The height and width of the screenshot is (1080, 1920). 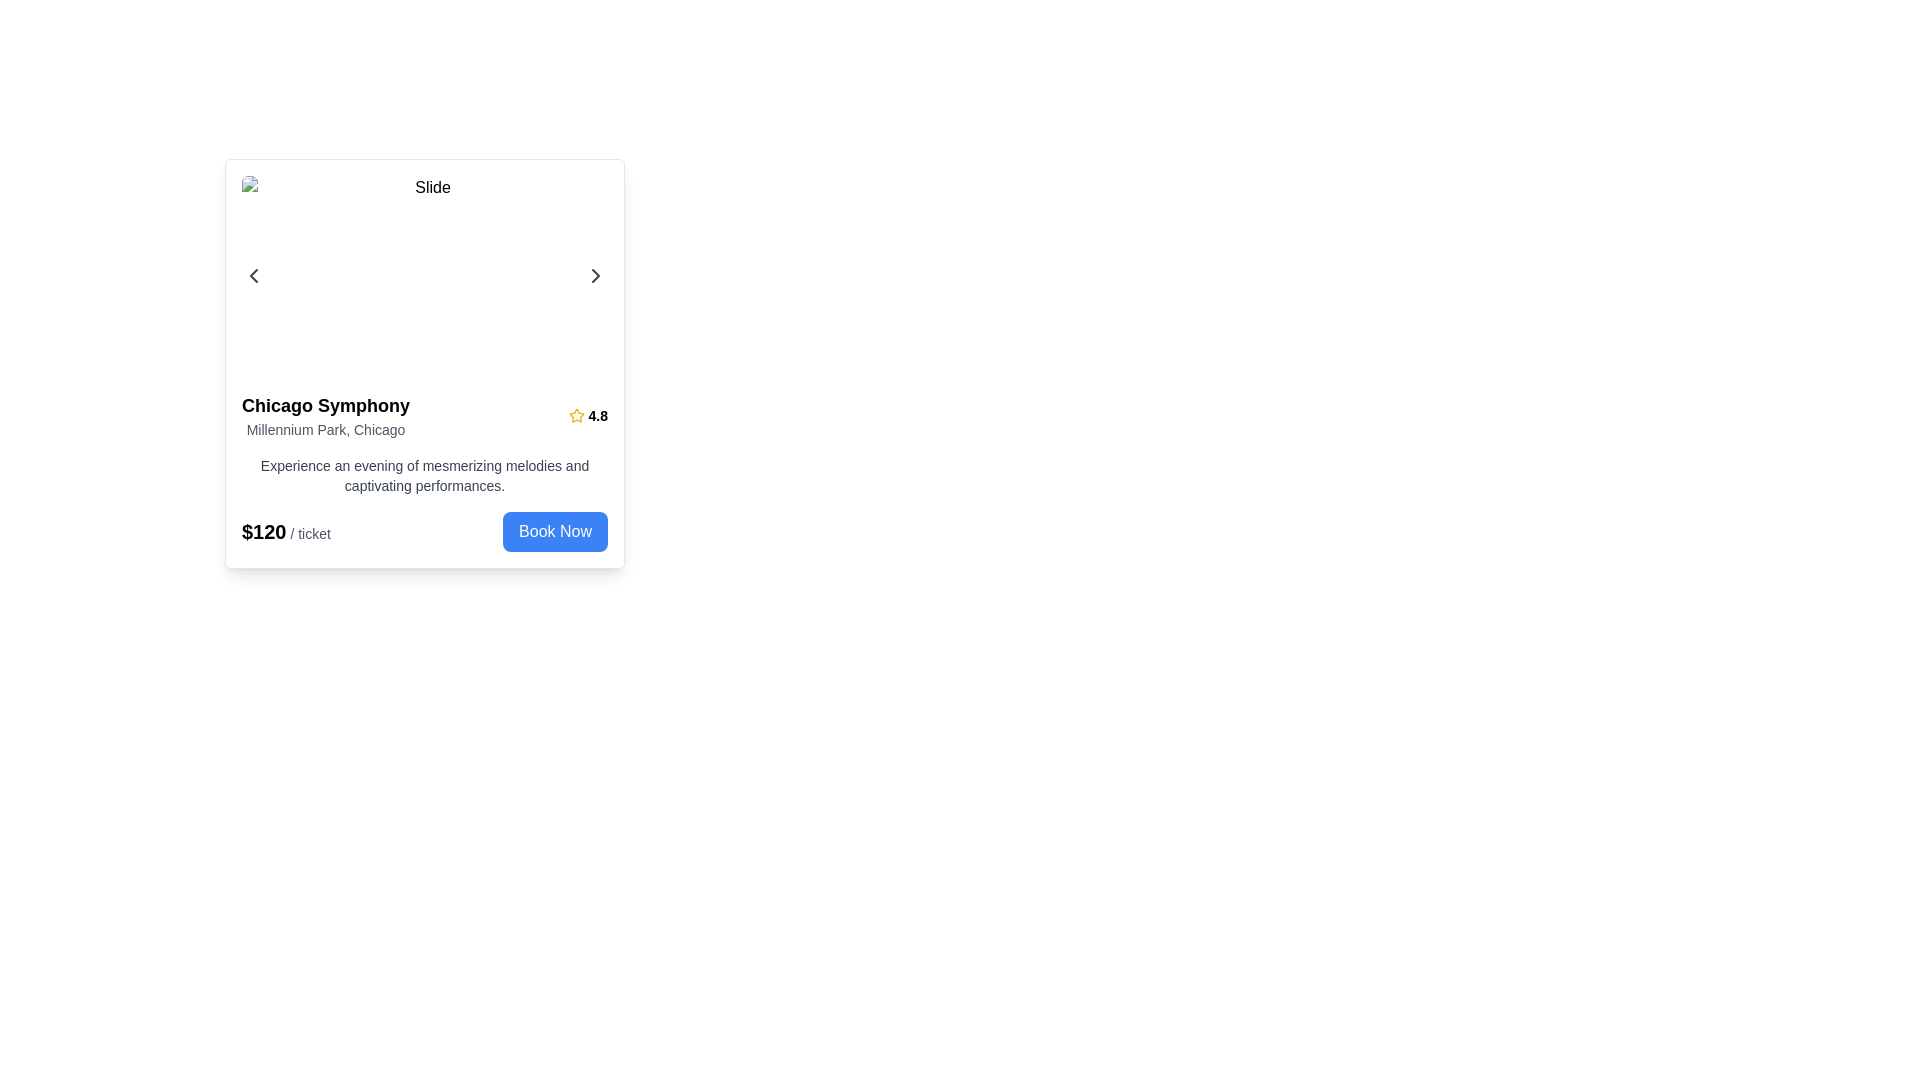 I want to click on the title and subtitle text label of the music-related event, located at the top-left of the card, above the descriptive paragraph and below the placeholder image, so click(x=326, y=415).